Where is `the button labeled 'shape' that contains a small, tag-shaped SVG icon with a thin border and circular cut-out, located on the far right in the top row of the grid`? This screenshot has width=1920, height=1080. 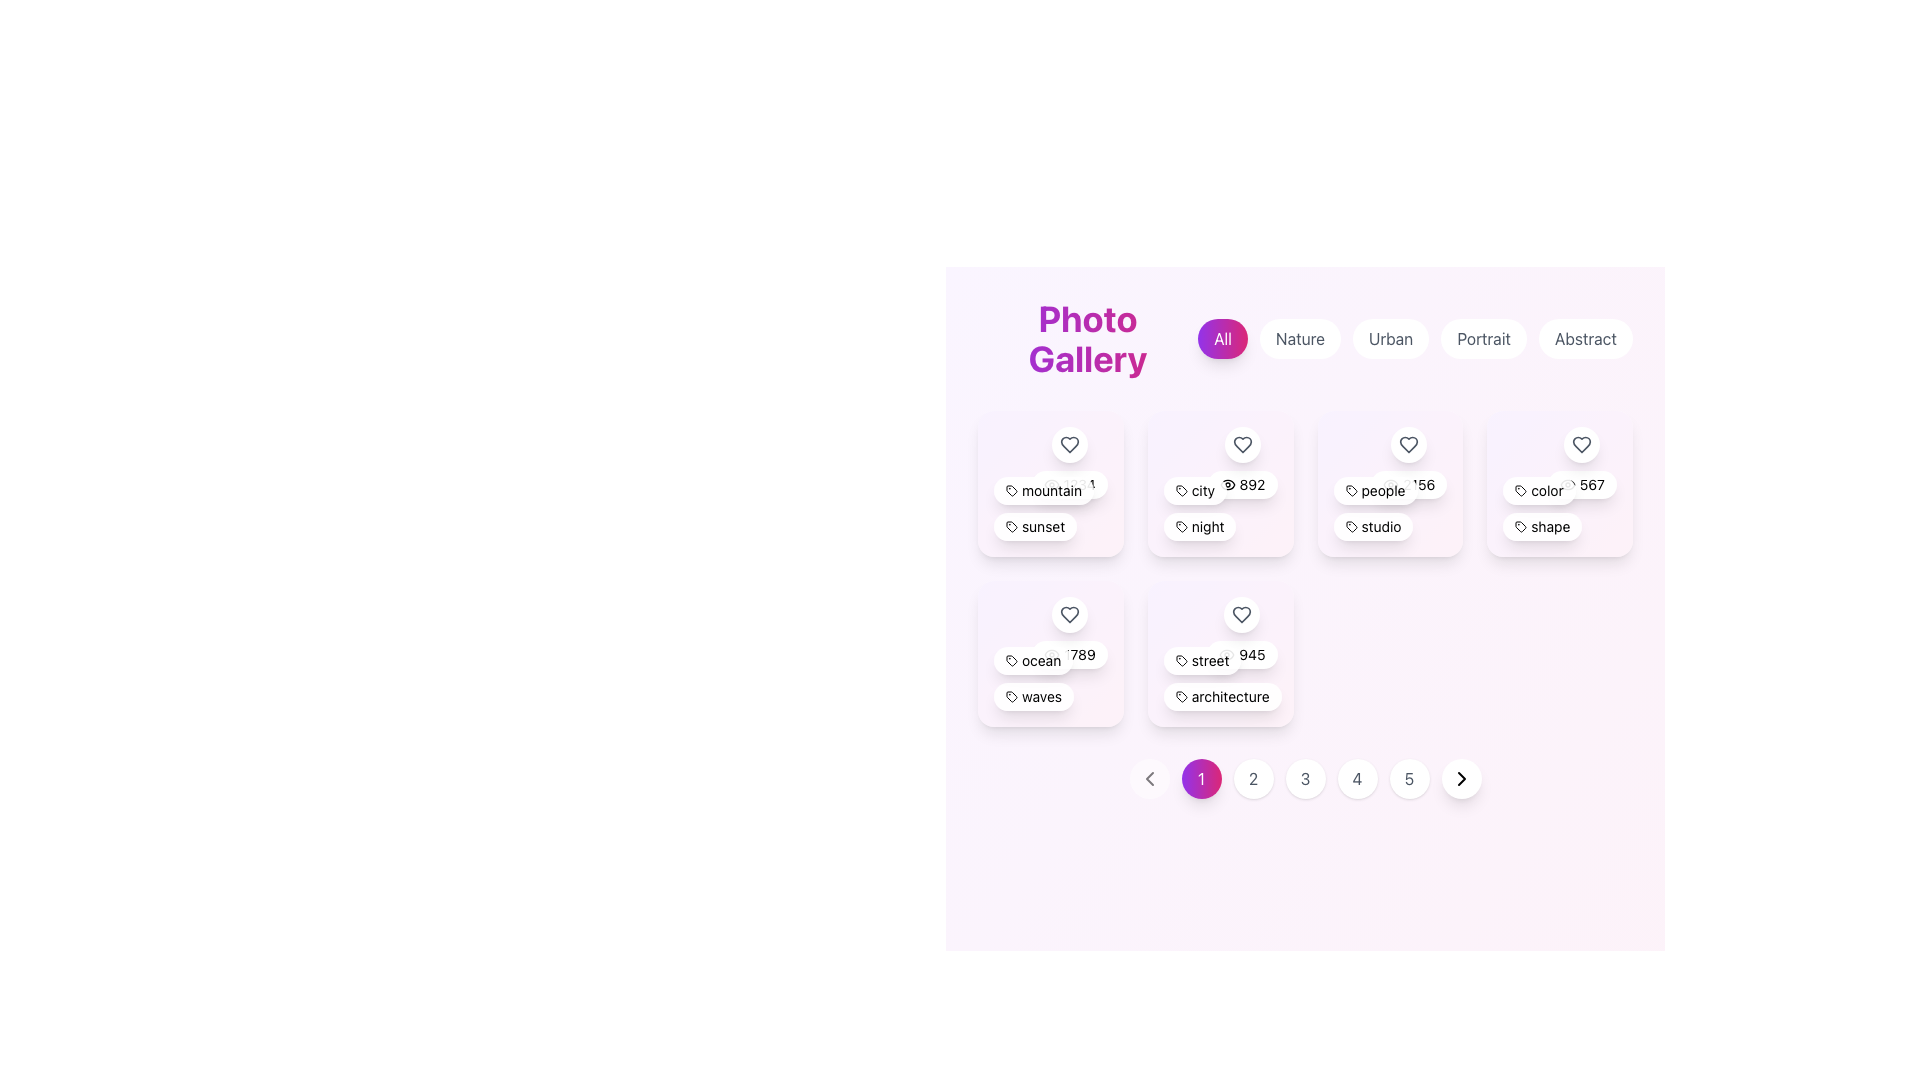 the button labeled 'shape' that contains a small, tag-shaped SVG icon with a thin border and circular cut-out, located on the far right in the top row of the grid is located at coordinates (1520, 525).